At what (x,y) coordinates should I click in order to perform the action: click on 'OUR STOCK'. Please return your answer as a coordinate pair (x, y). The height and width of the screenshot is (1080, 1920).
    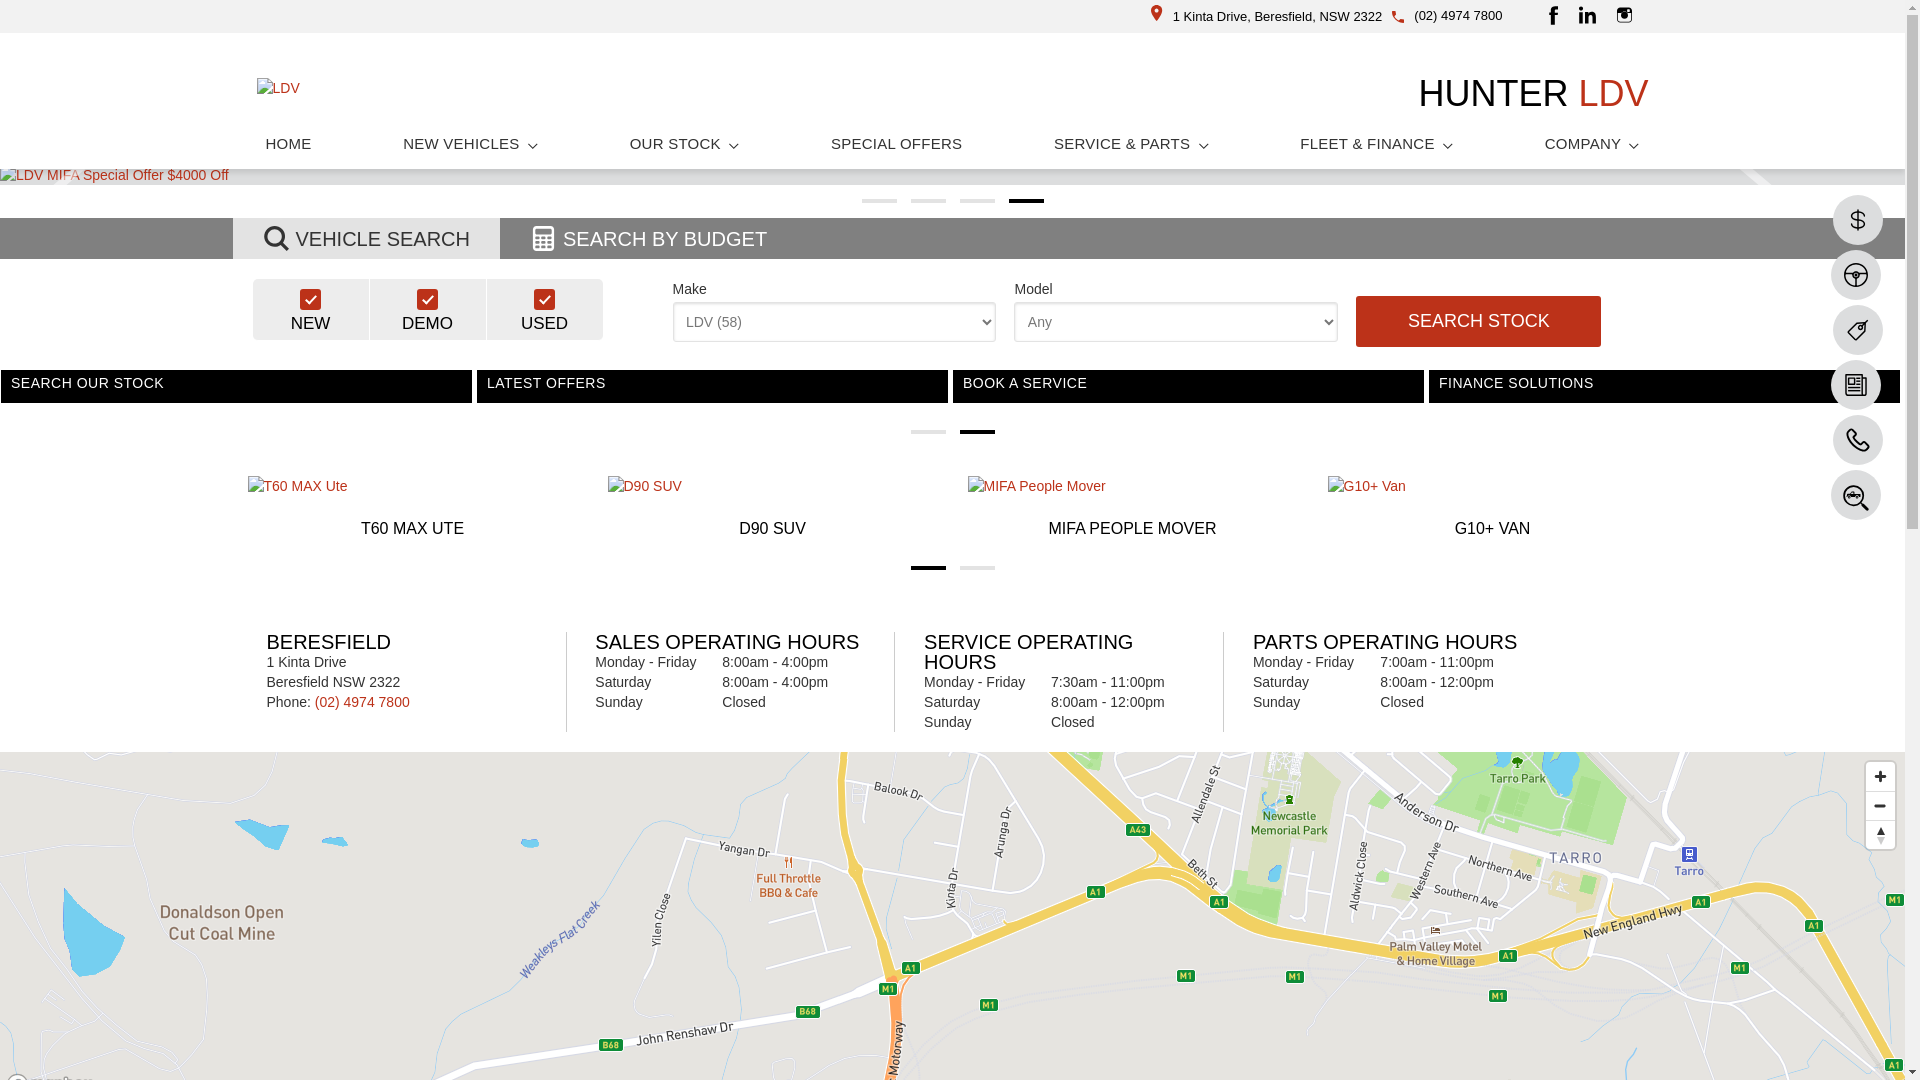
    Looking at the image, I should click on (685, 142).